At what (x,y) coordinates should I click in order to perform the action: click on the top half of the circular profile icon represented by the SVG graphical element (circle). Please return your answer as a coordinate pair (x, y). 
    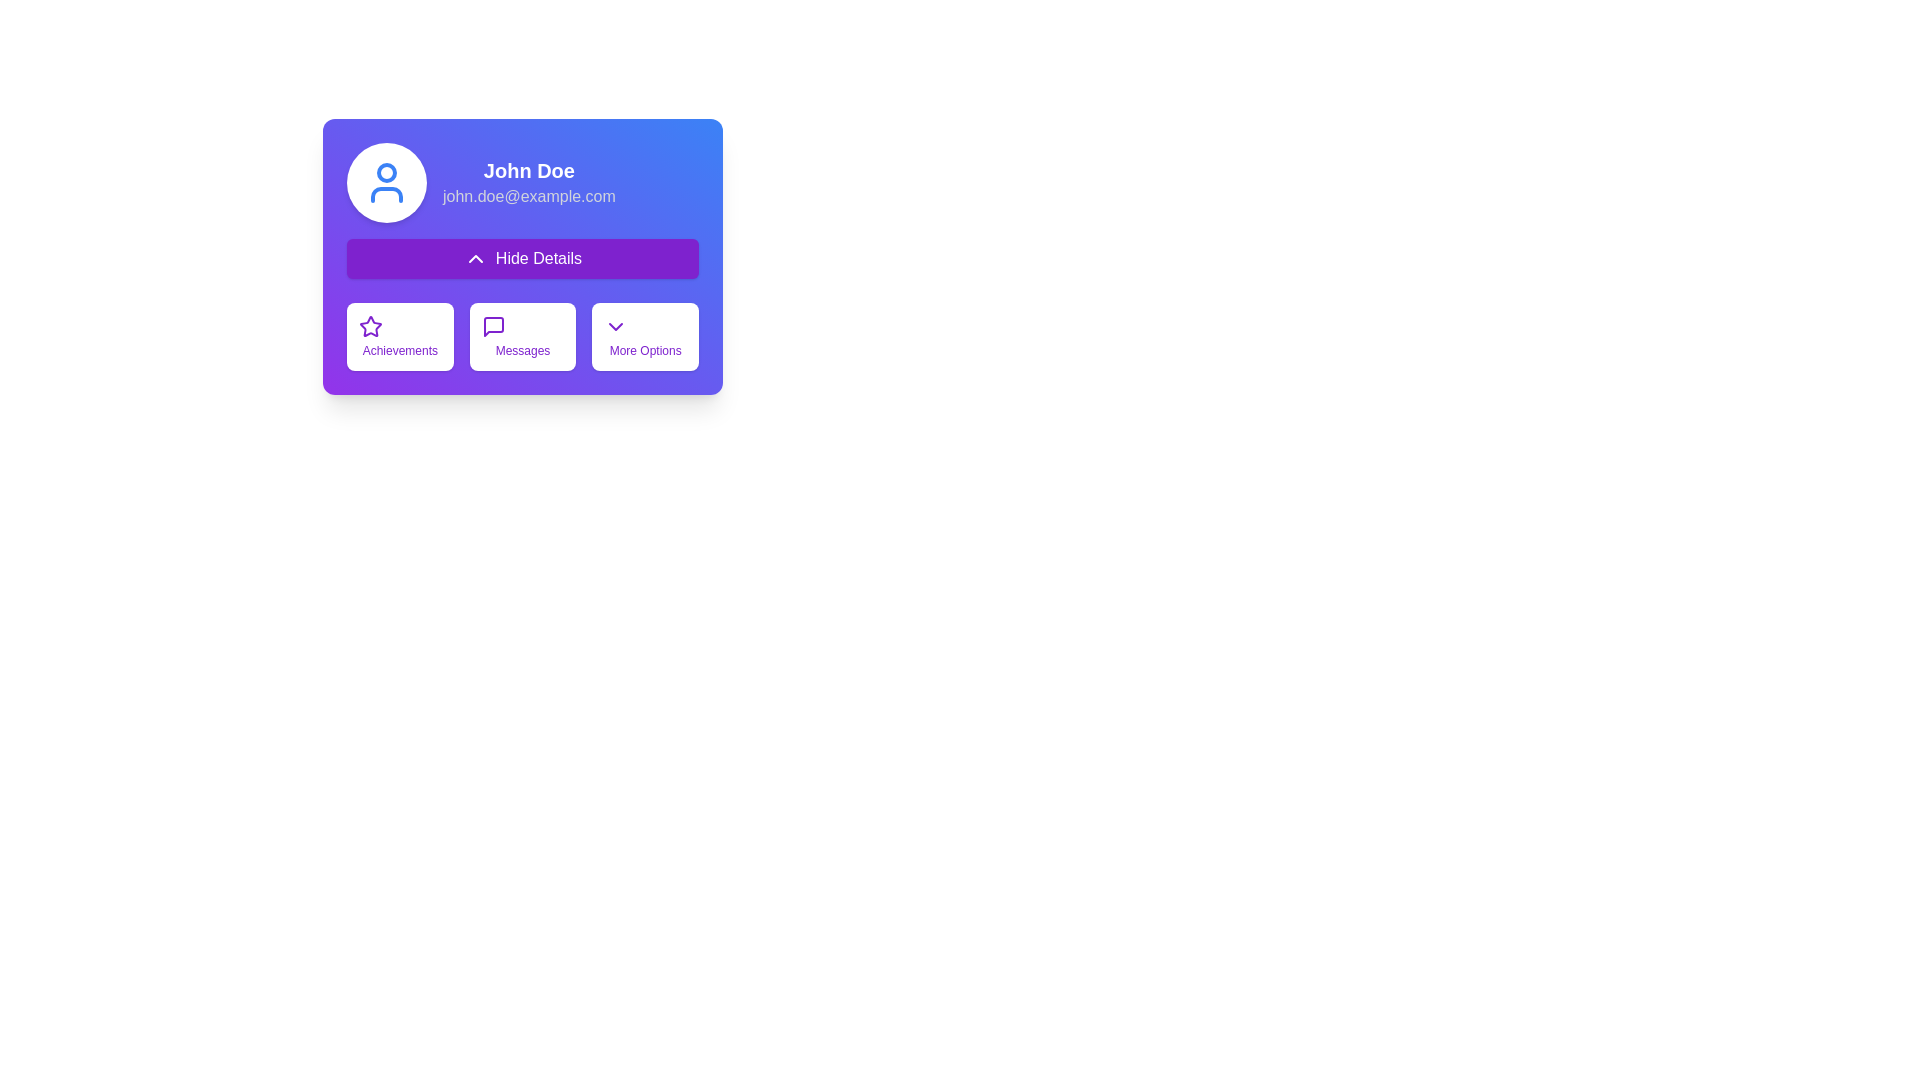
    Looking at the image, I should click on (387, 172).